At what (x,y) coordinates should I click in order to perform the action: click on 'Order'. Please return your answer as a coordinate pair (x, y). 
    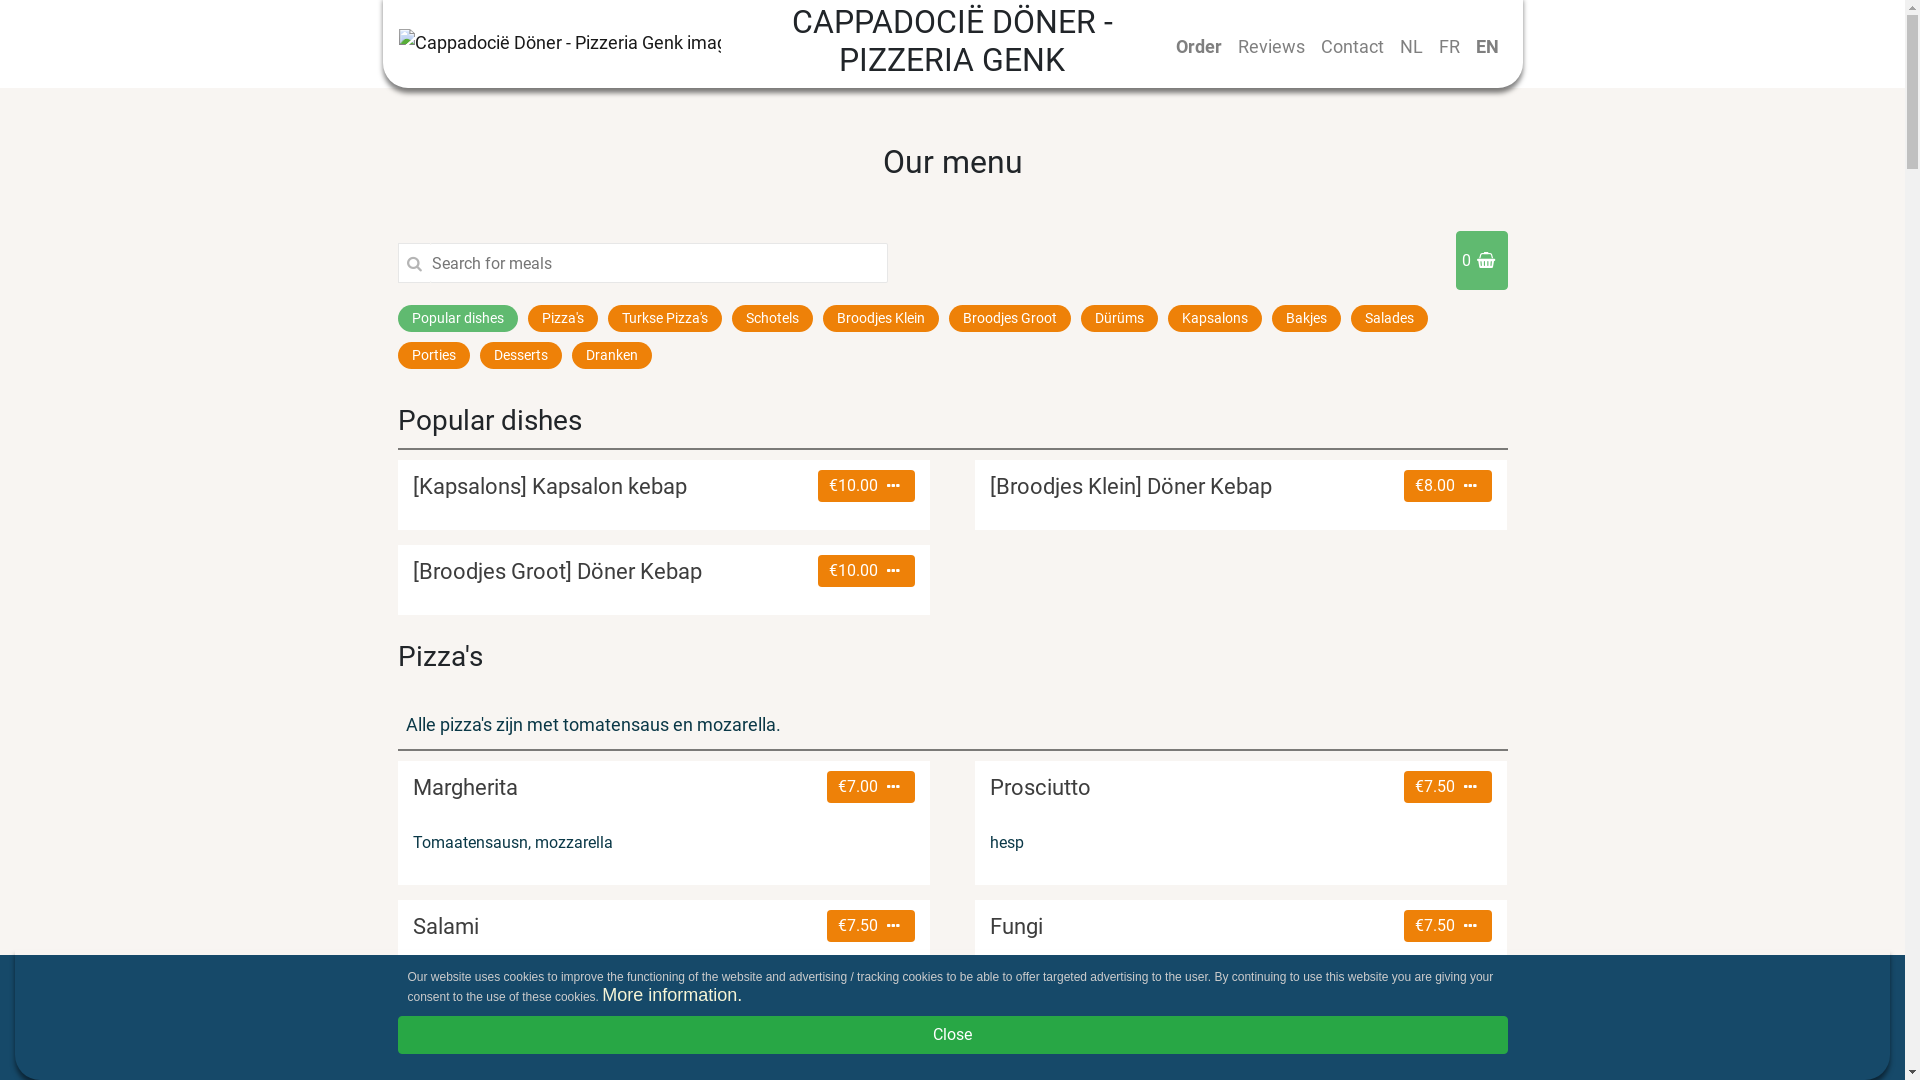
    Looking at the image, I should click on (1199, 45).